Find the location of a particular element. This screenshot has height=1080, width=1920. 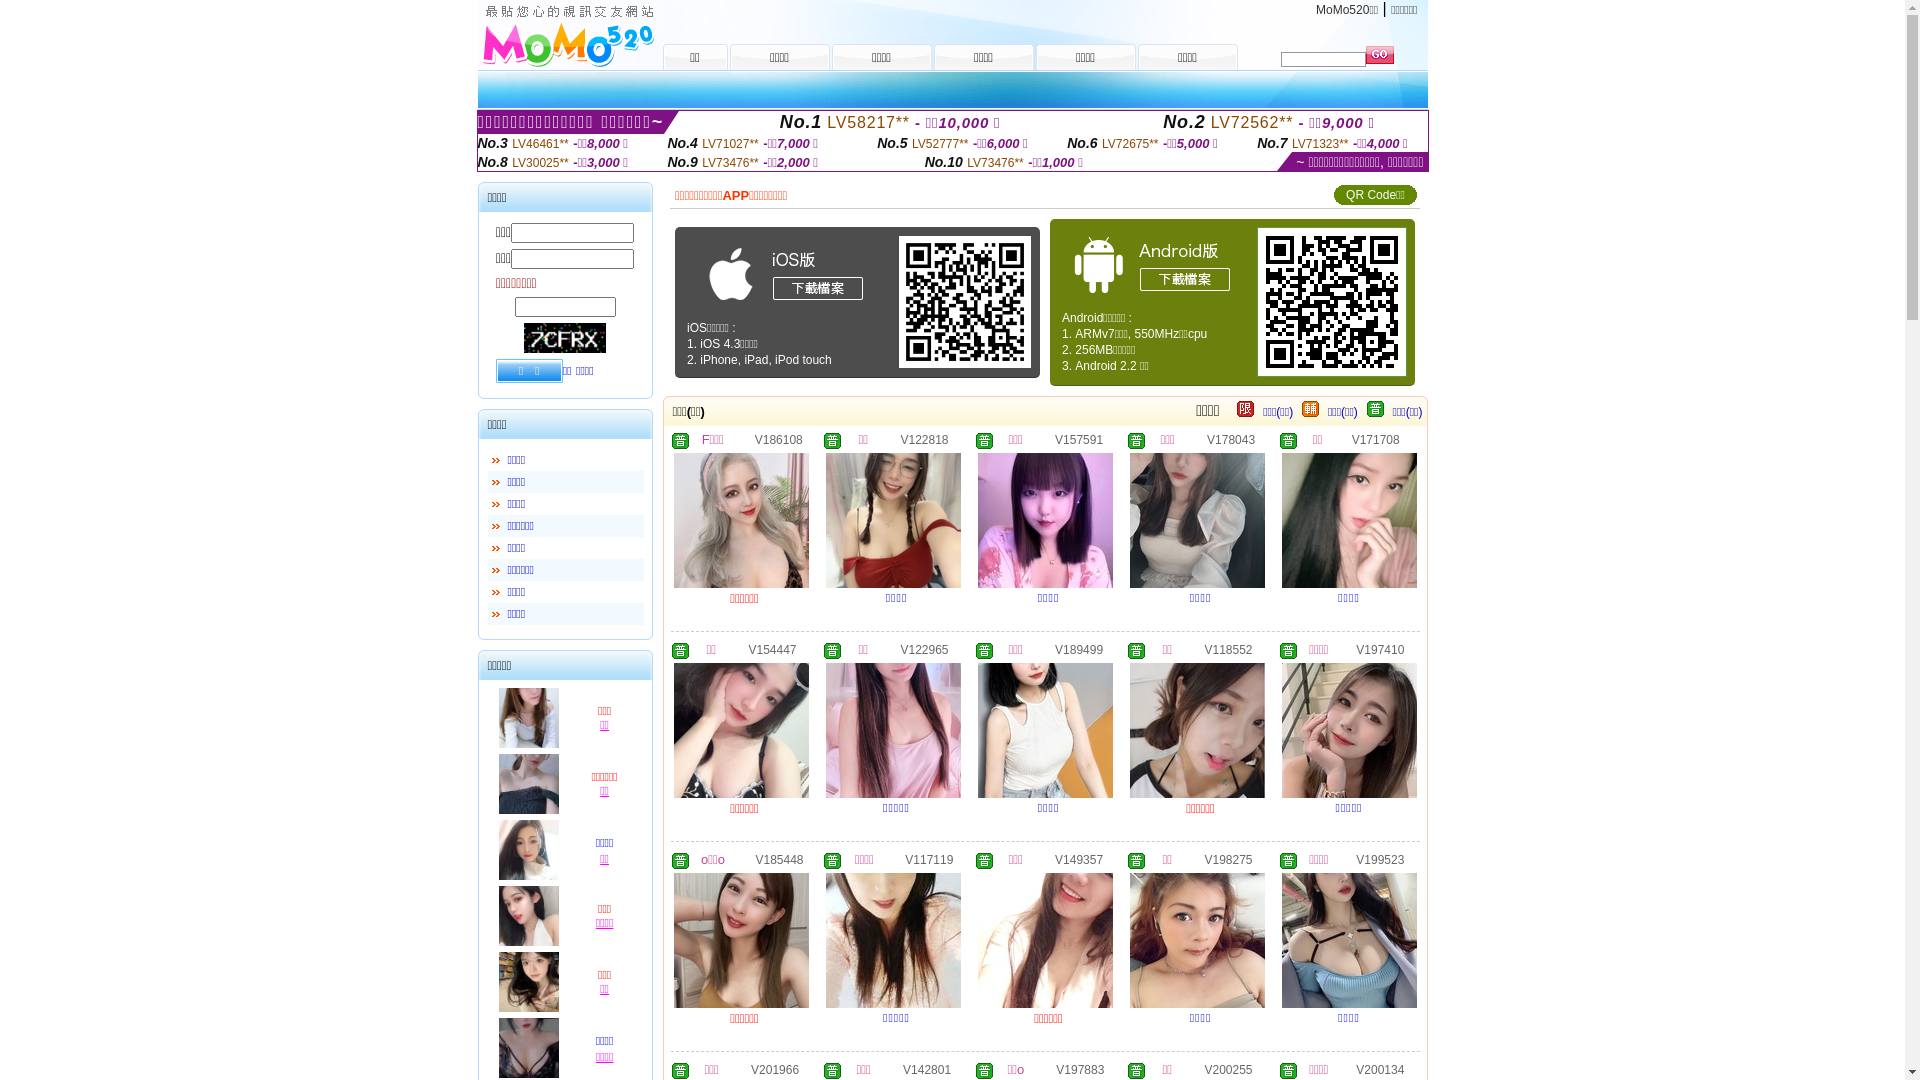

'V149357' is located at coordinates (1078, 858).